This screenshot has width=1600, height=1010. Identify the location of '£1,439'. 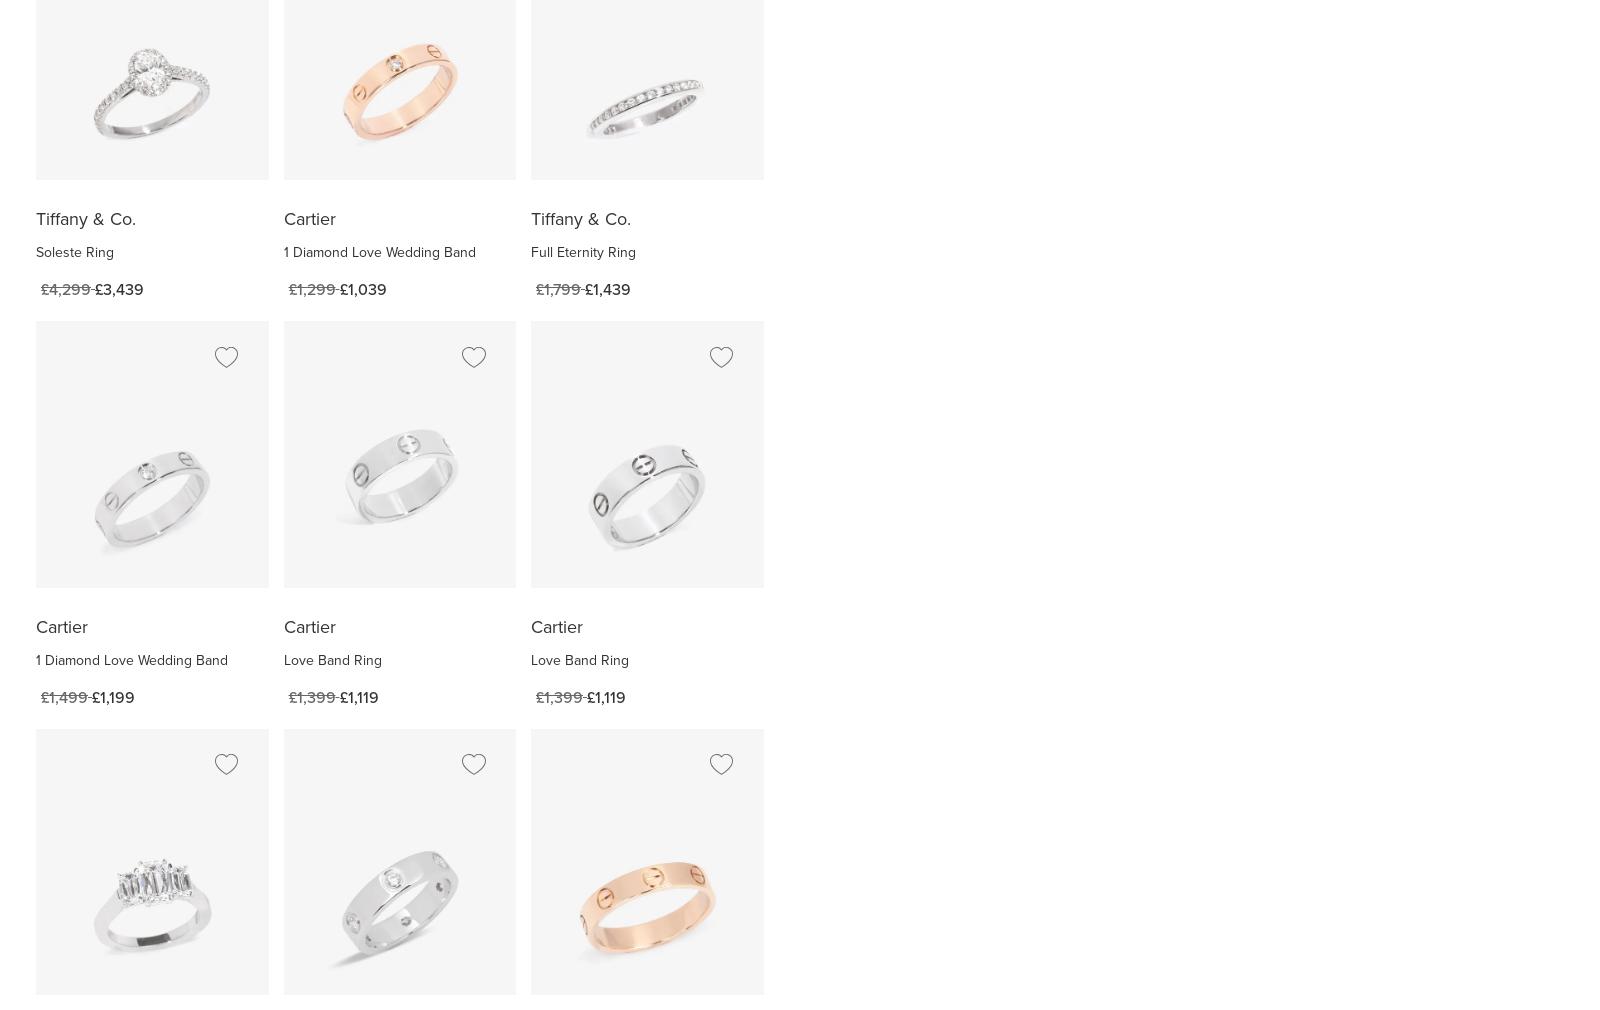
(608, 289).